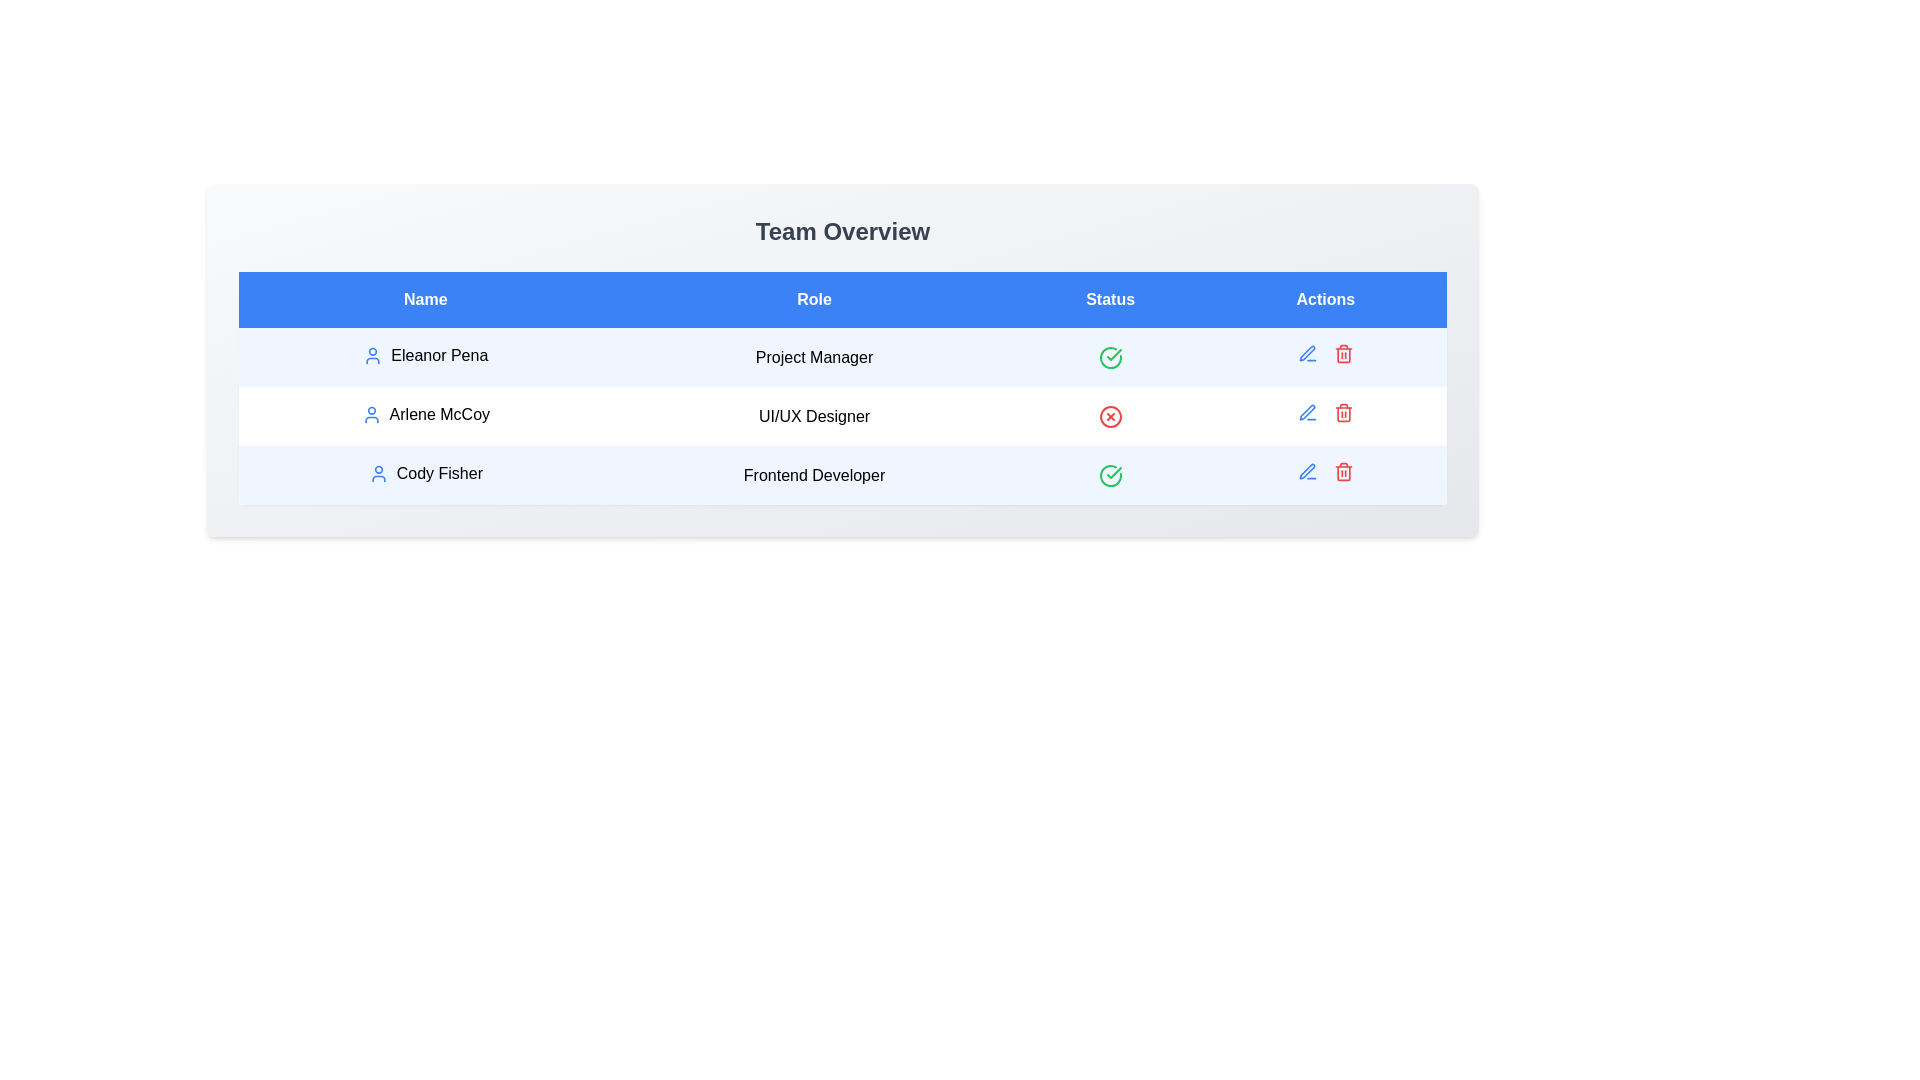  Describe the element at coordinates (1109, 356) in the screenshot. I see `the status indicator icon located in the 'Status' column of the table for the 'Frontend Developer' entry, positioned between the 'Role' and 'Actions' columns` at that location.